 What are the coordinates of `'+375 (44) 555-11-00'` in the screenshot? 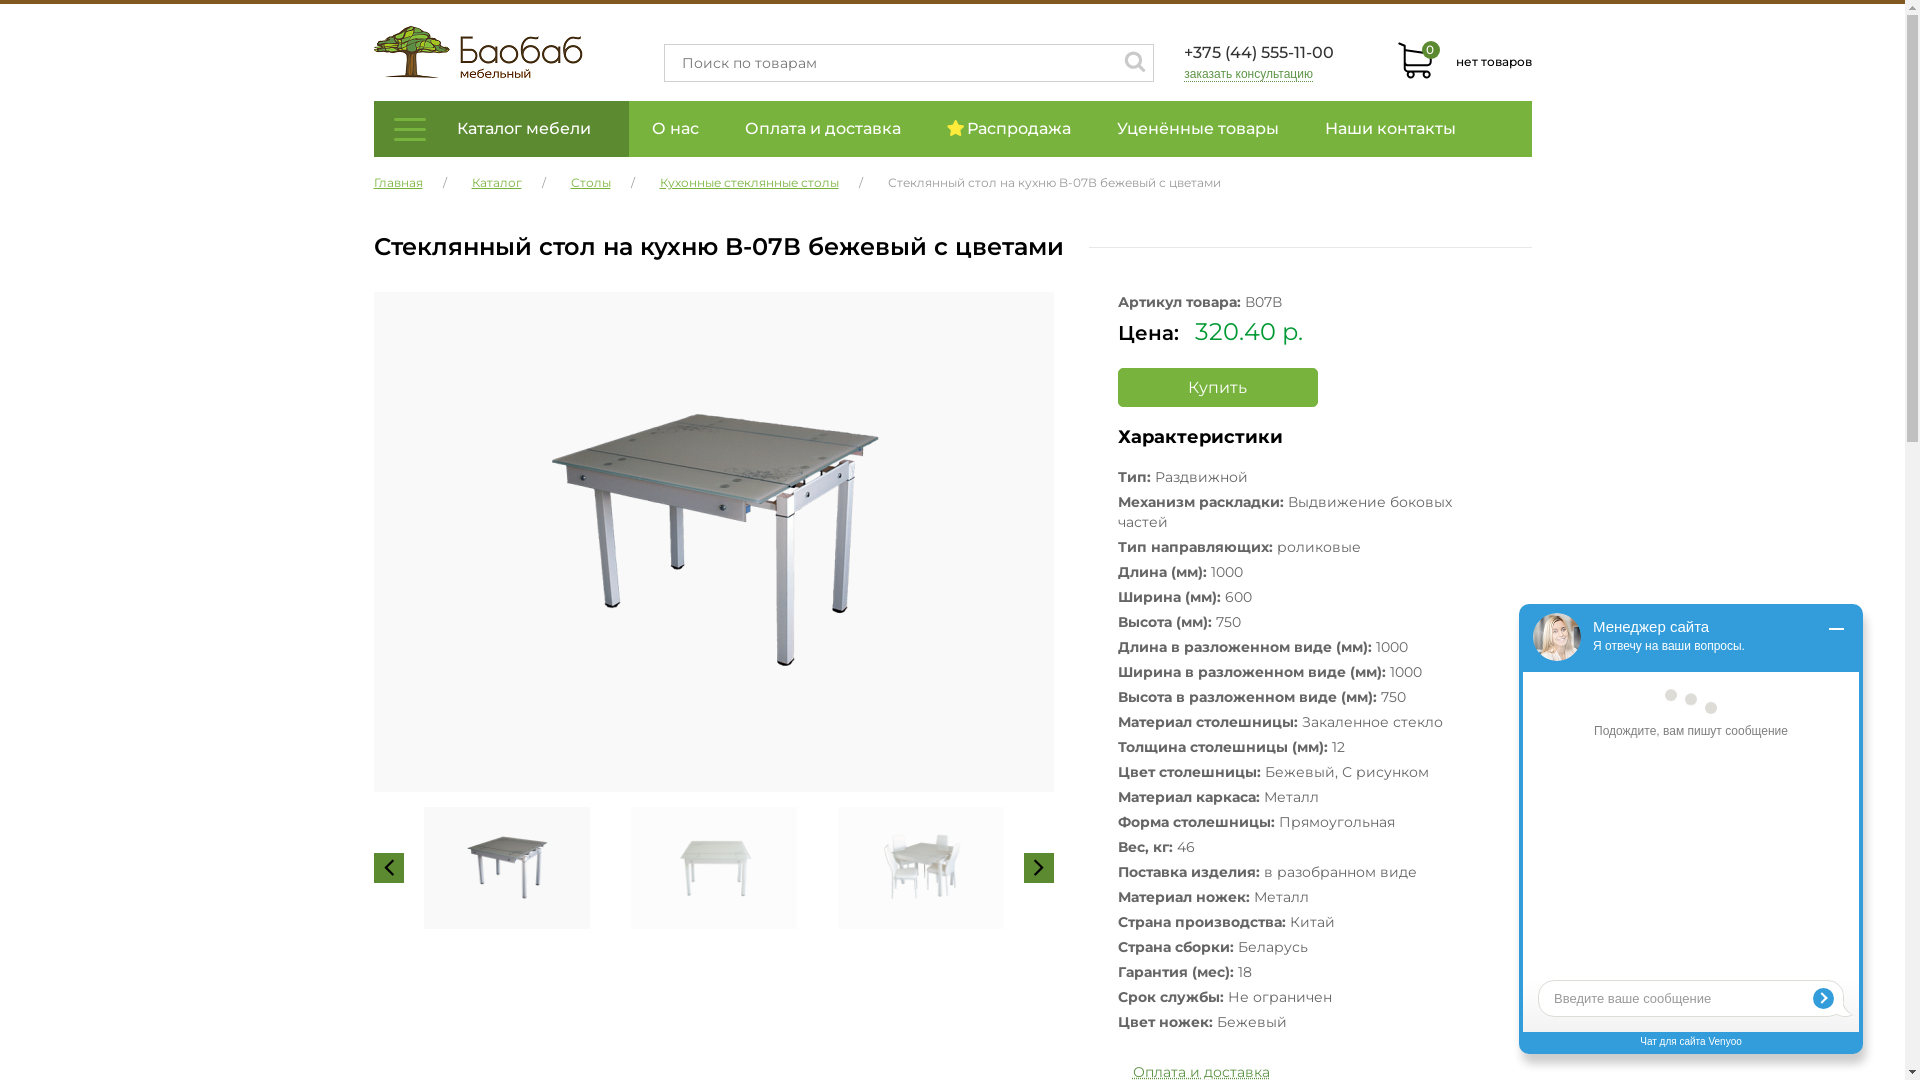 It's located at (1184, 50).